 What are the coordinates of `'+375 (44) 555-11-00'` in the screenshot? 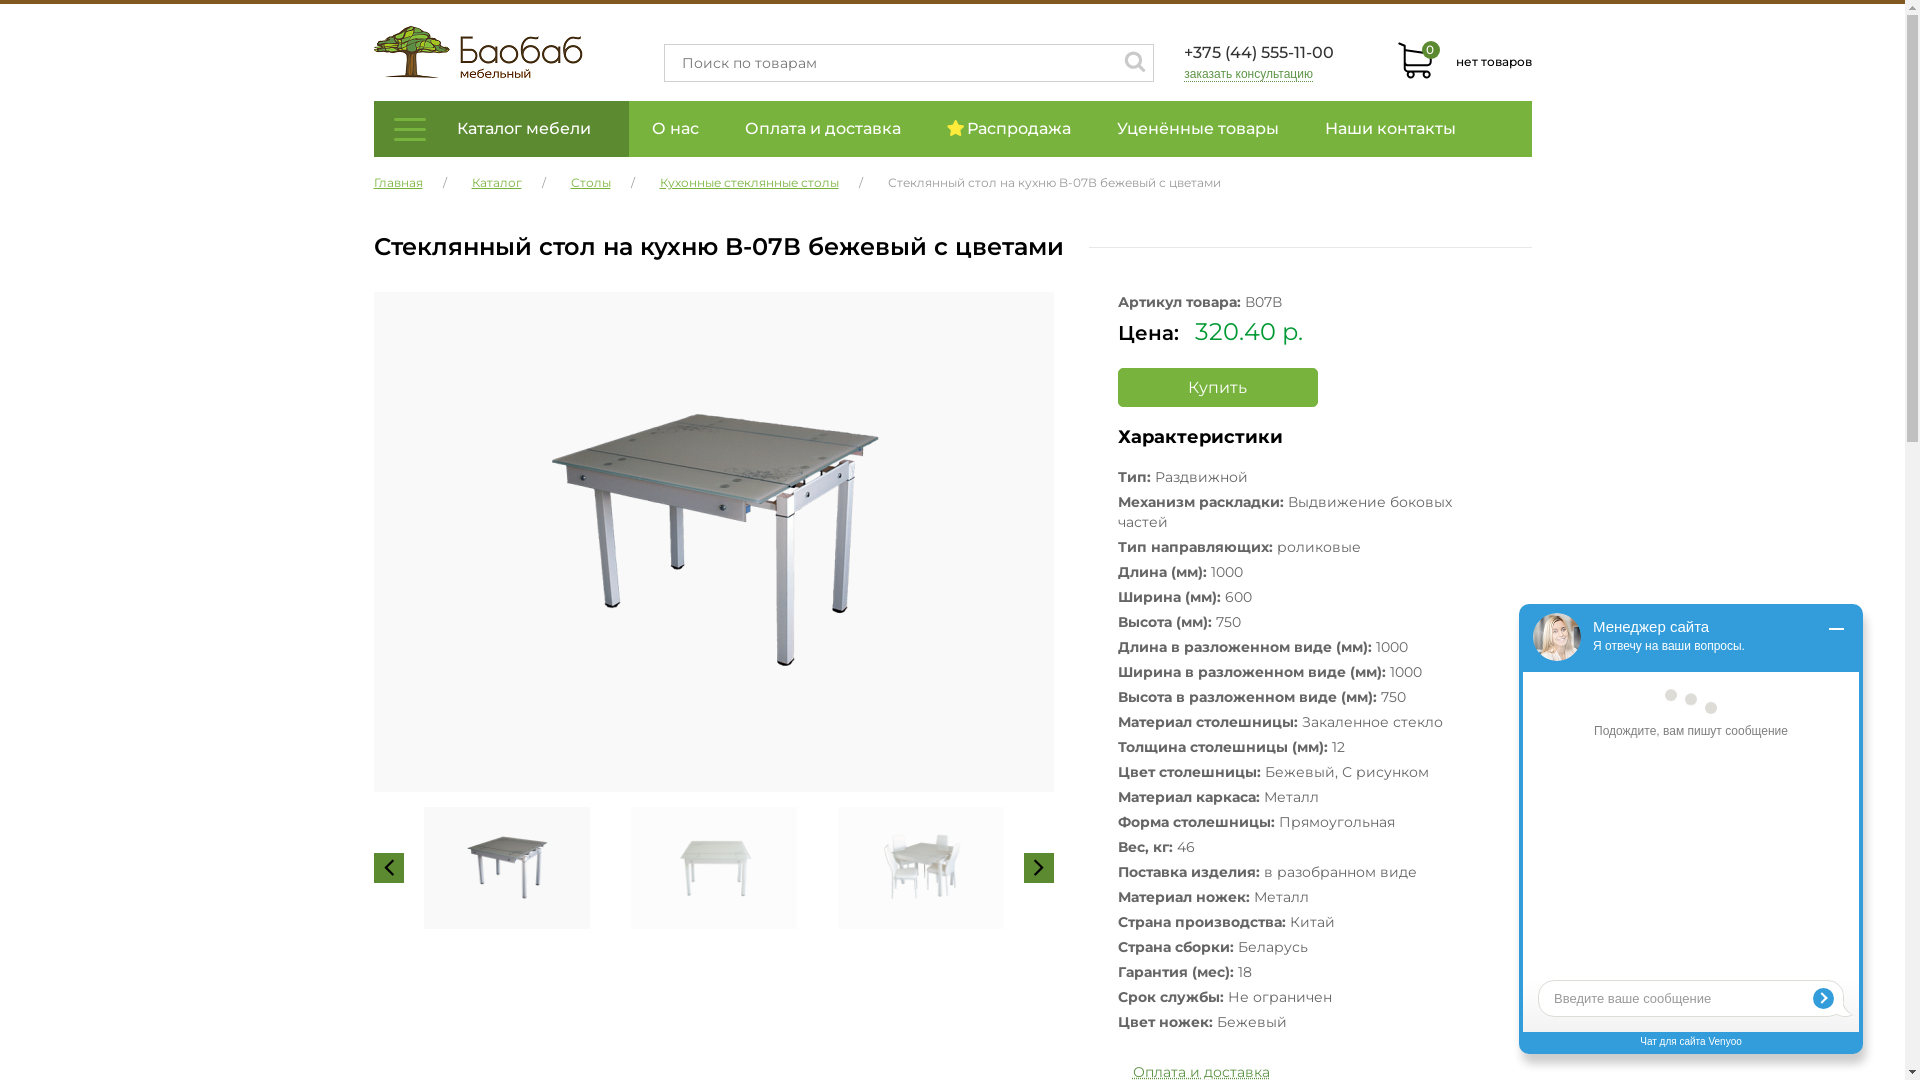 It's located at (1184, 50).